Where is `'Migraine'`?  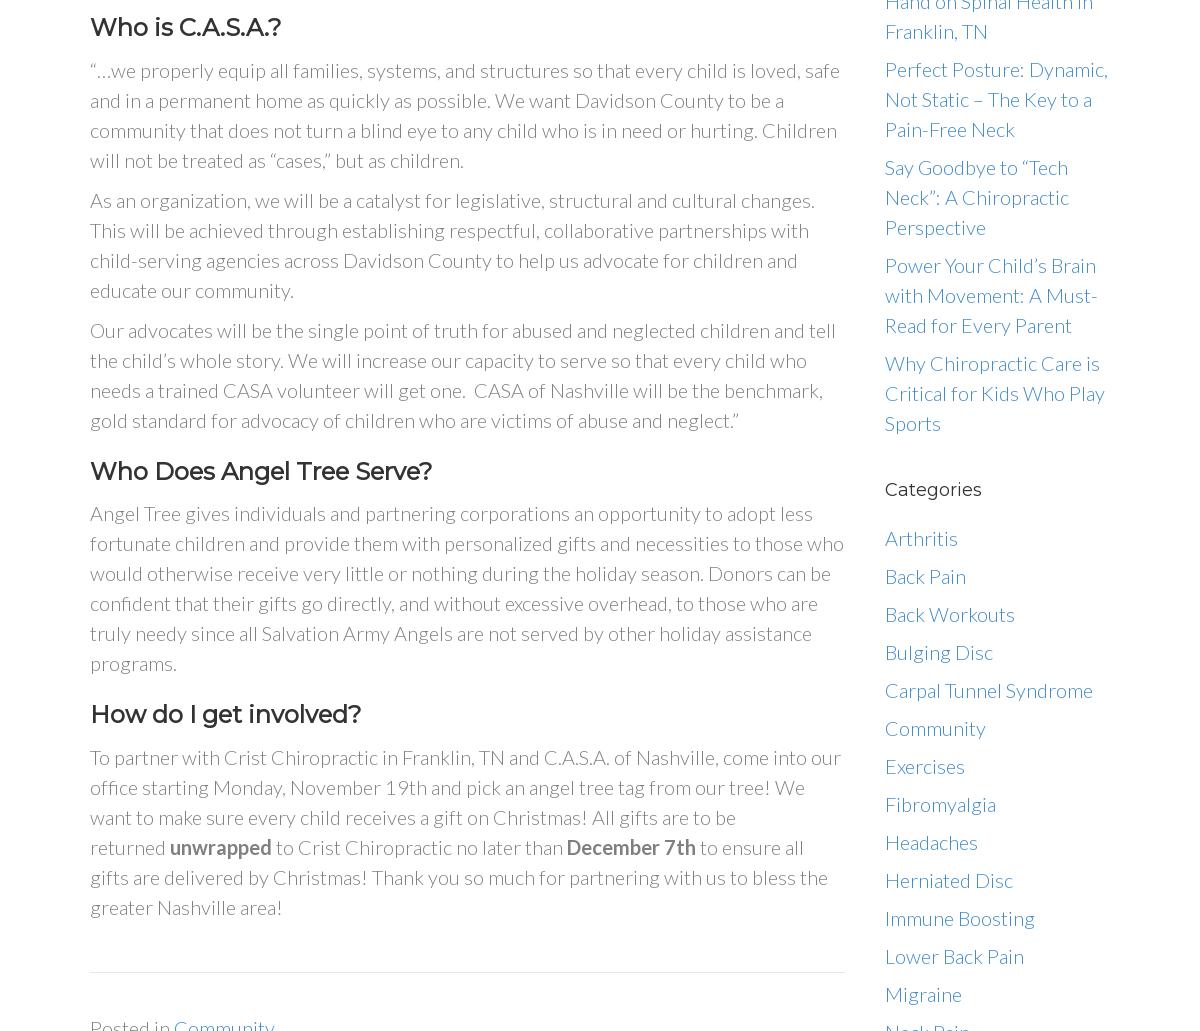
'Migraine' is located at coordinates (923, 992).